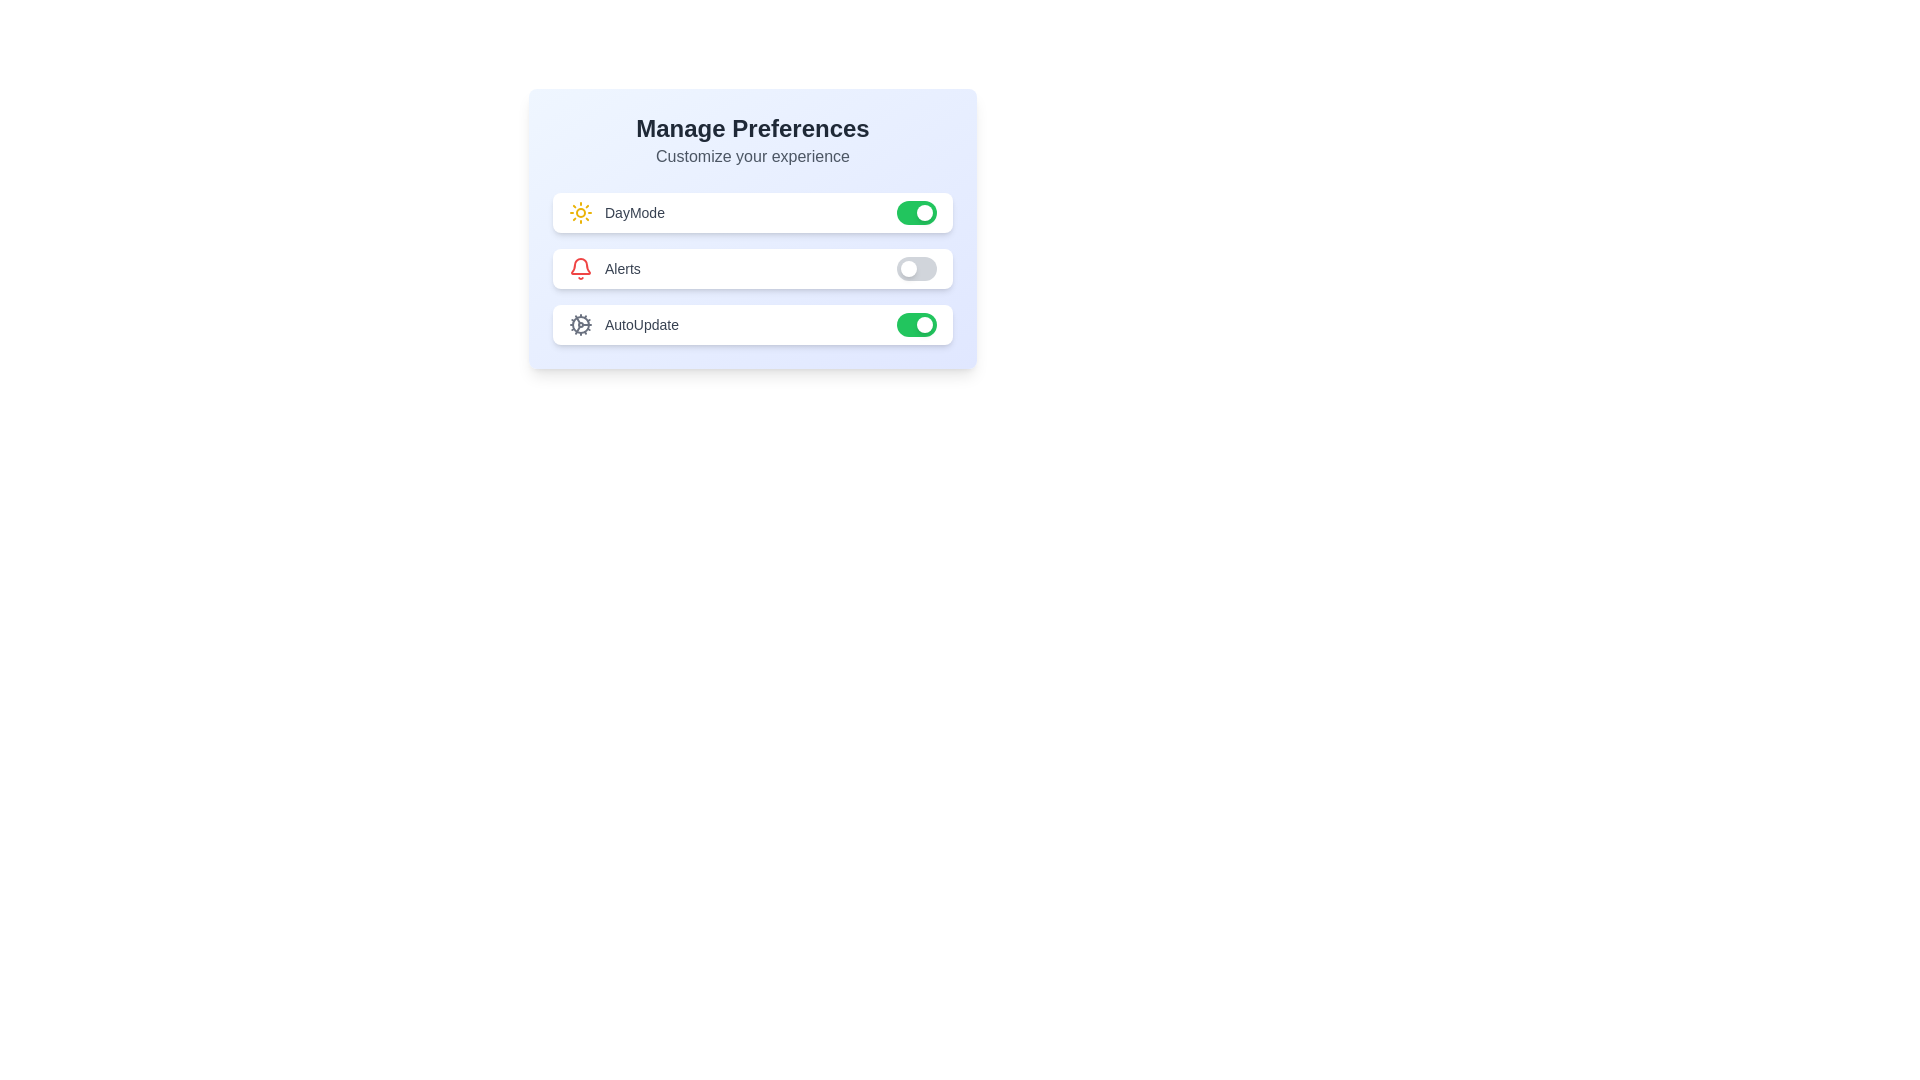 The width and height of the screenshot is (1920, 1080). I want to click on the toggle switch with a green background and a white circular indicator, located to the far right of the 'AutoUpdate' row in the control panel interface, to change its state, so click(915, 323).